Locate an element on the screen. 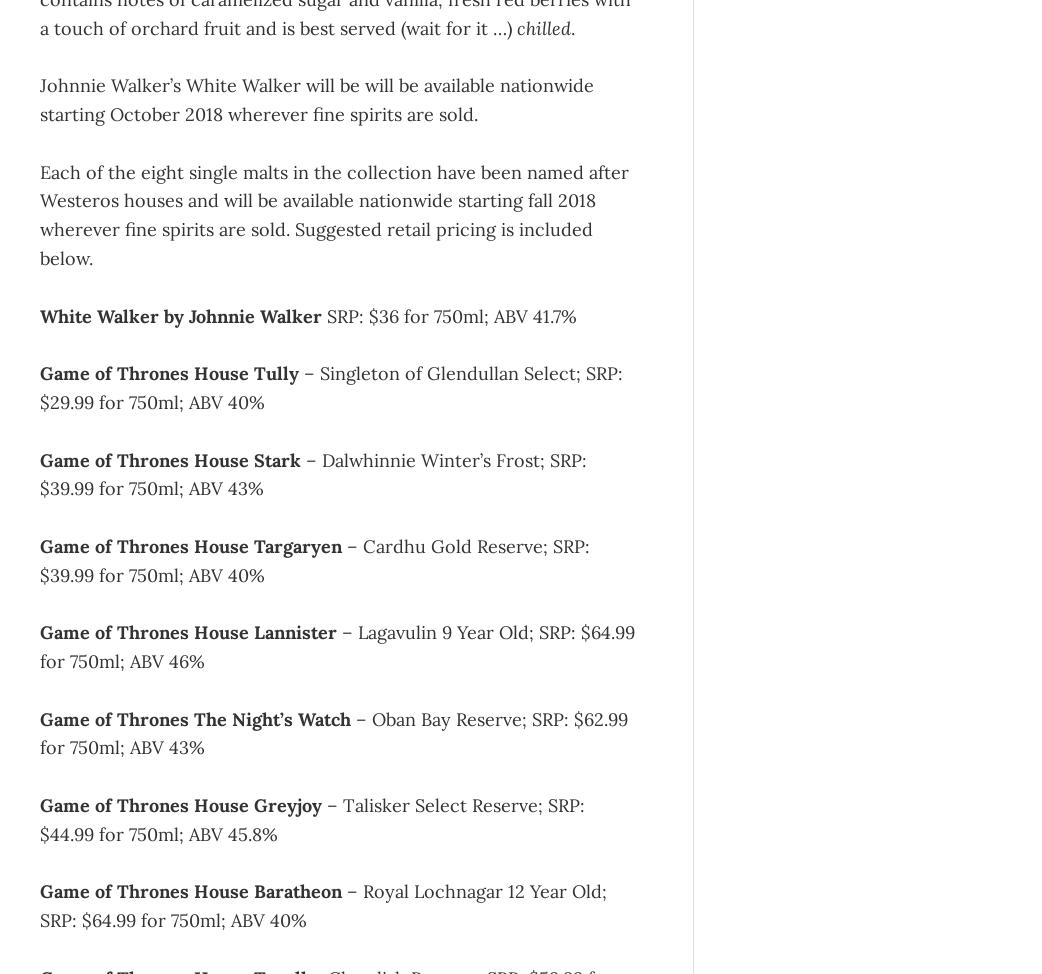 This screenshot has height=974, width=1042. '– Oban Bay Reserve; SRP: $62.99 for 750ml; ABV 43%' is located at coordinates (333, 732).